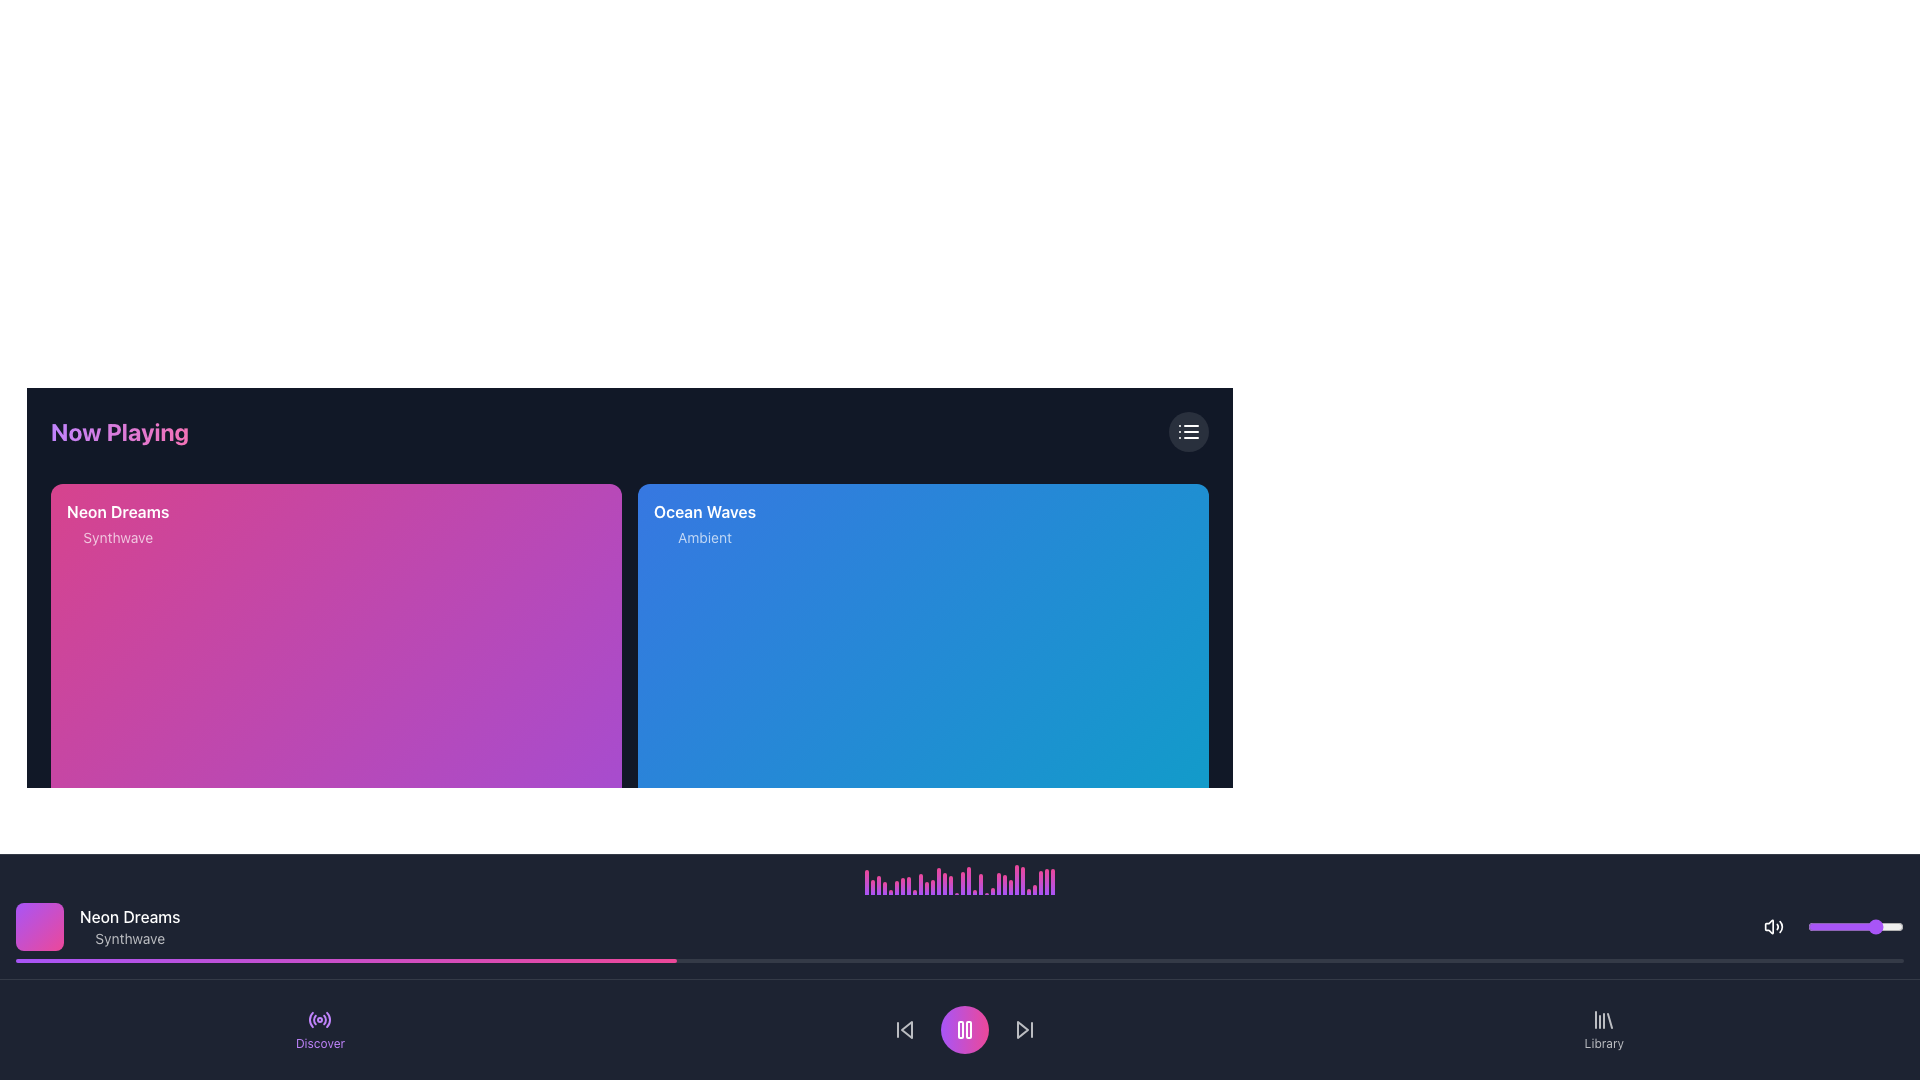 Image resolution: width=1920 pixels, height=1080 pixels. I want to click on the 'Ocean Waves' text label, which identifies the current audio track in the Now Playing section, so click(705, 511).